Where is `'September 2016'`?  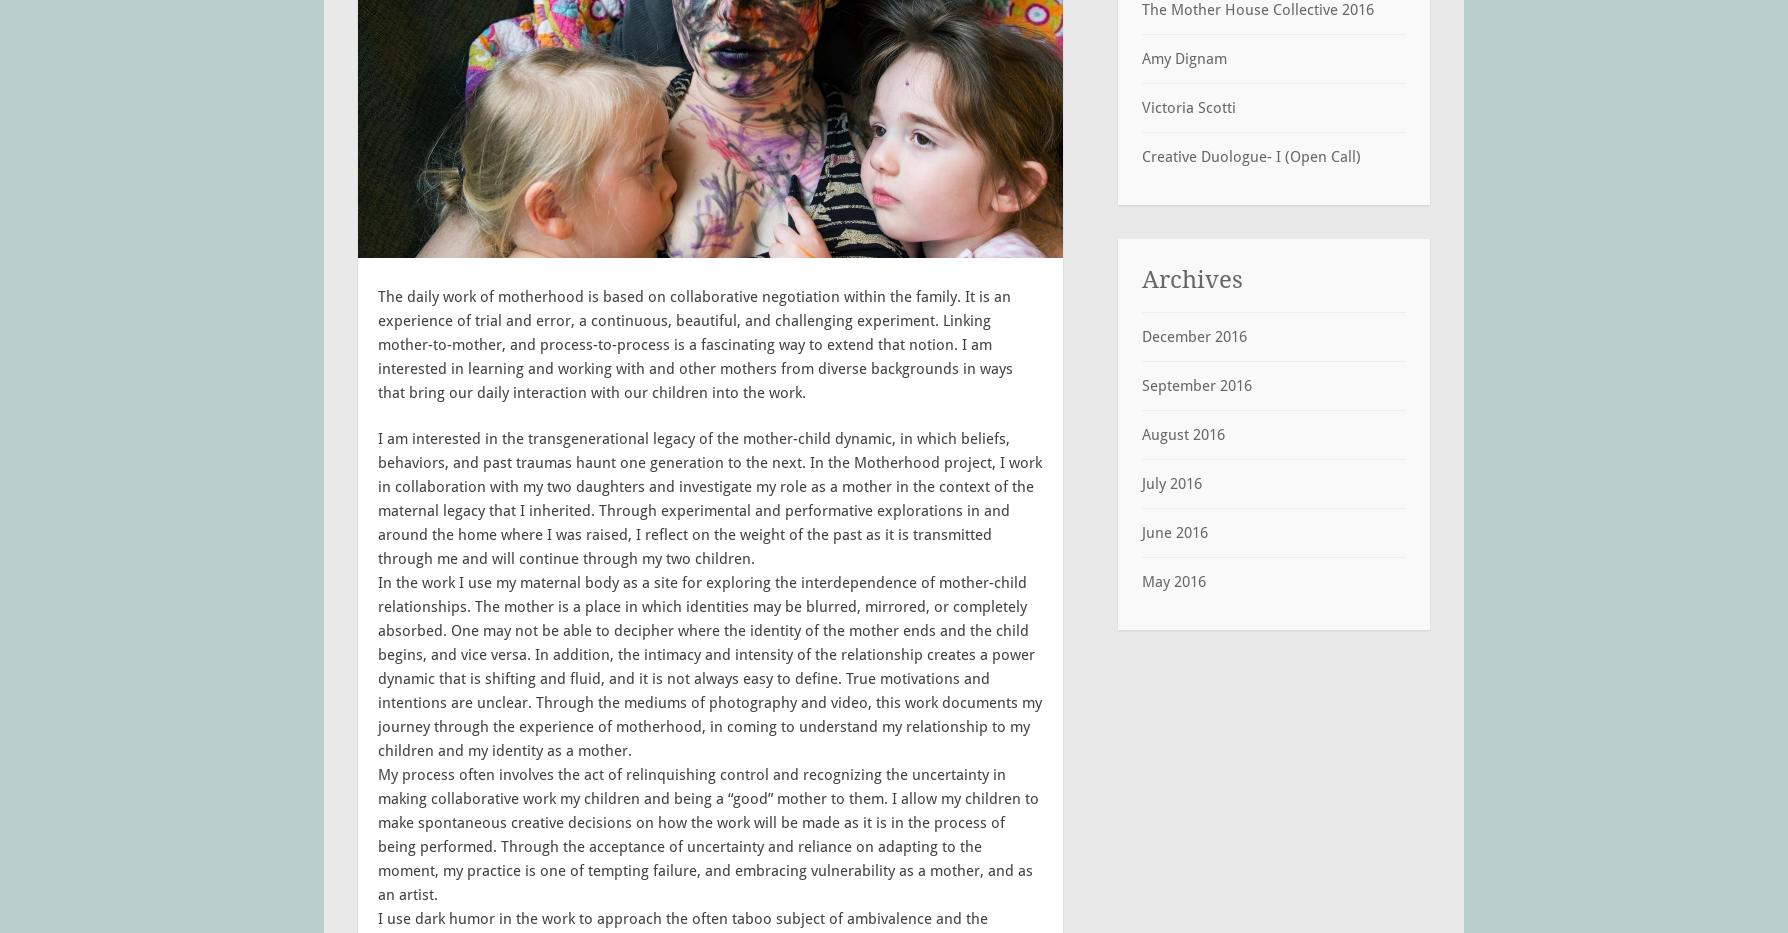
'September 2016' is located at coordinates (1140, 384).